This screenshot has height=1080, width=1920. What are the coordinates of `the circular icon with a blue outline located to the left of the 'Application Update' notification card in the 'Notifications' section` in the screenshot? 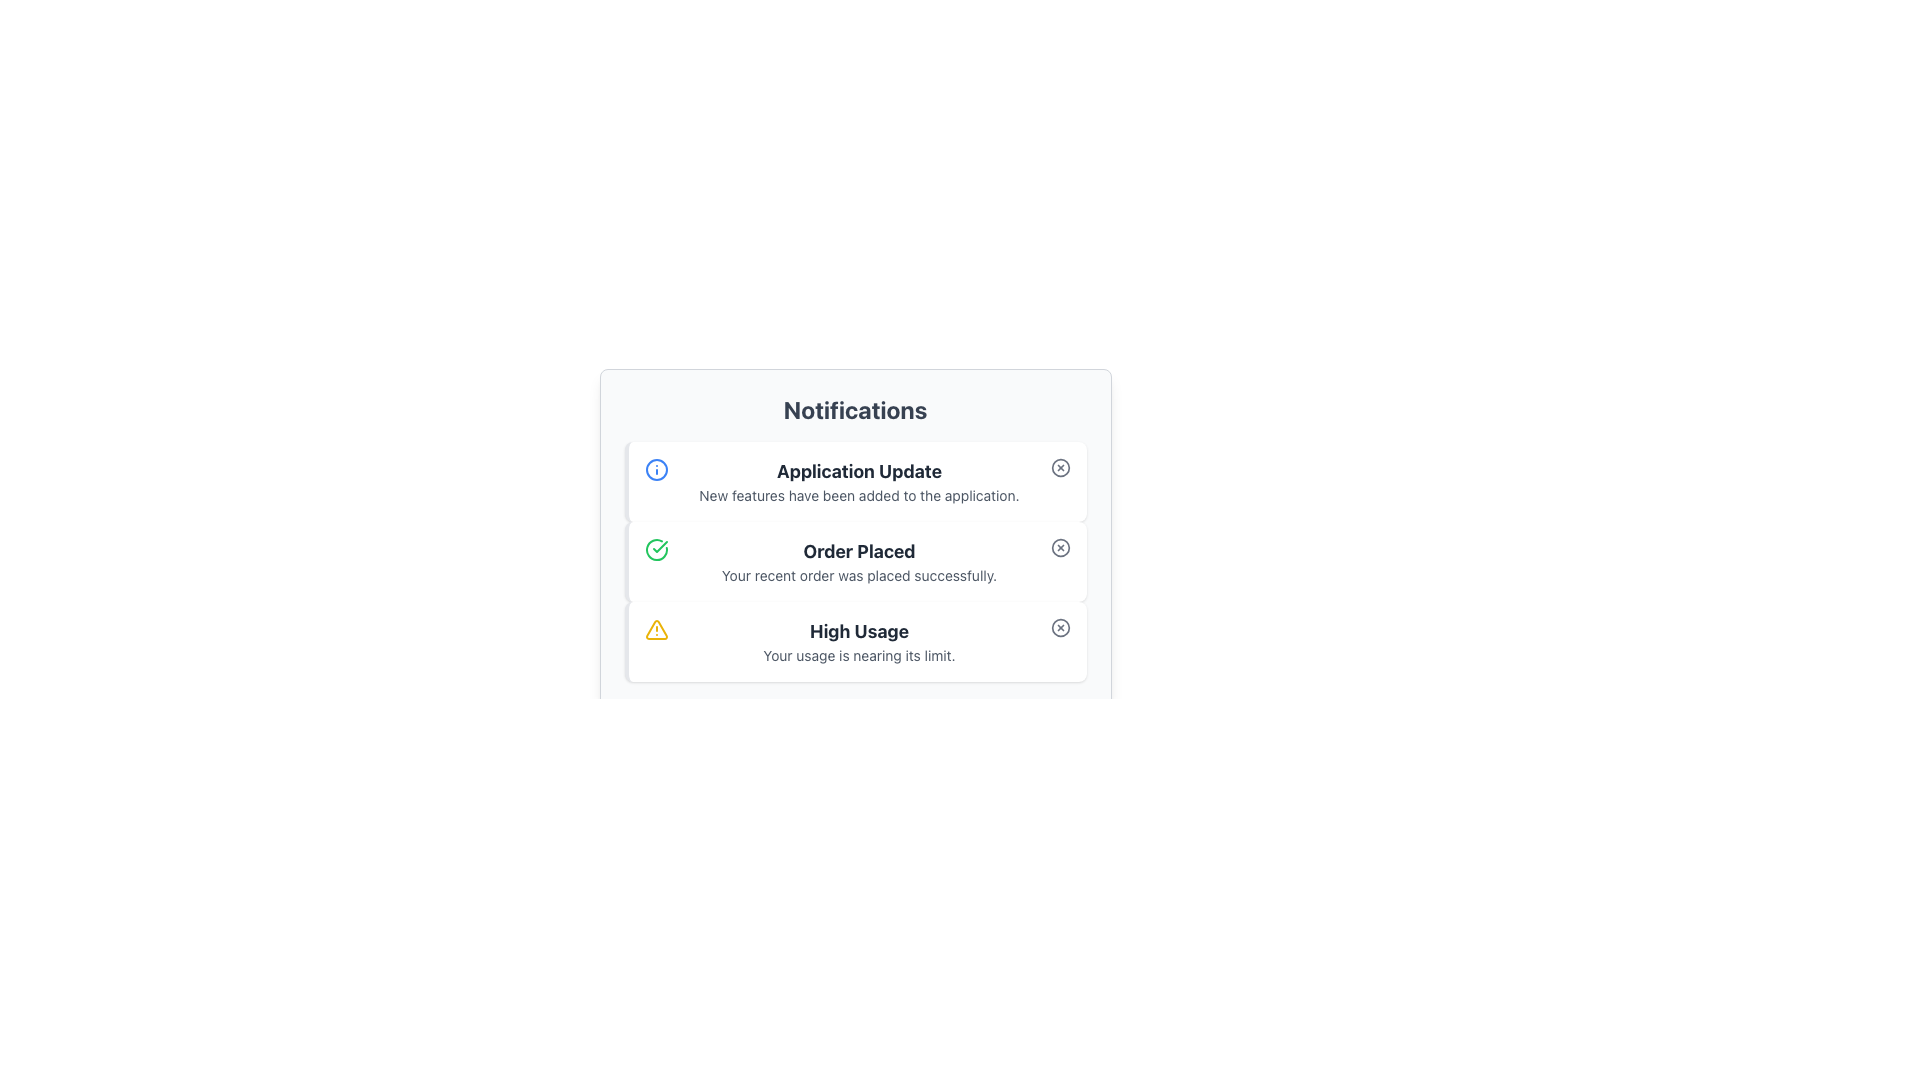 It's located at (656, 470).